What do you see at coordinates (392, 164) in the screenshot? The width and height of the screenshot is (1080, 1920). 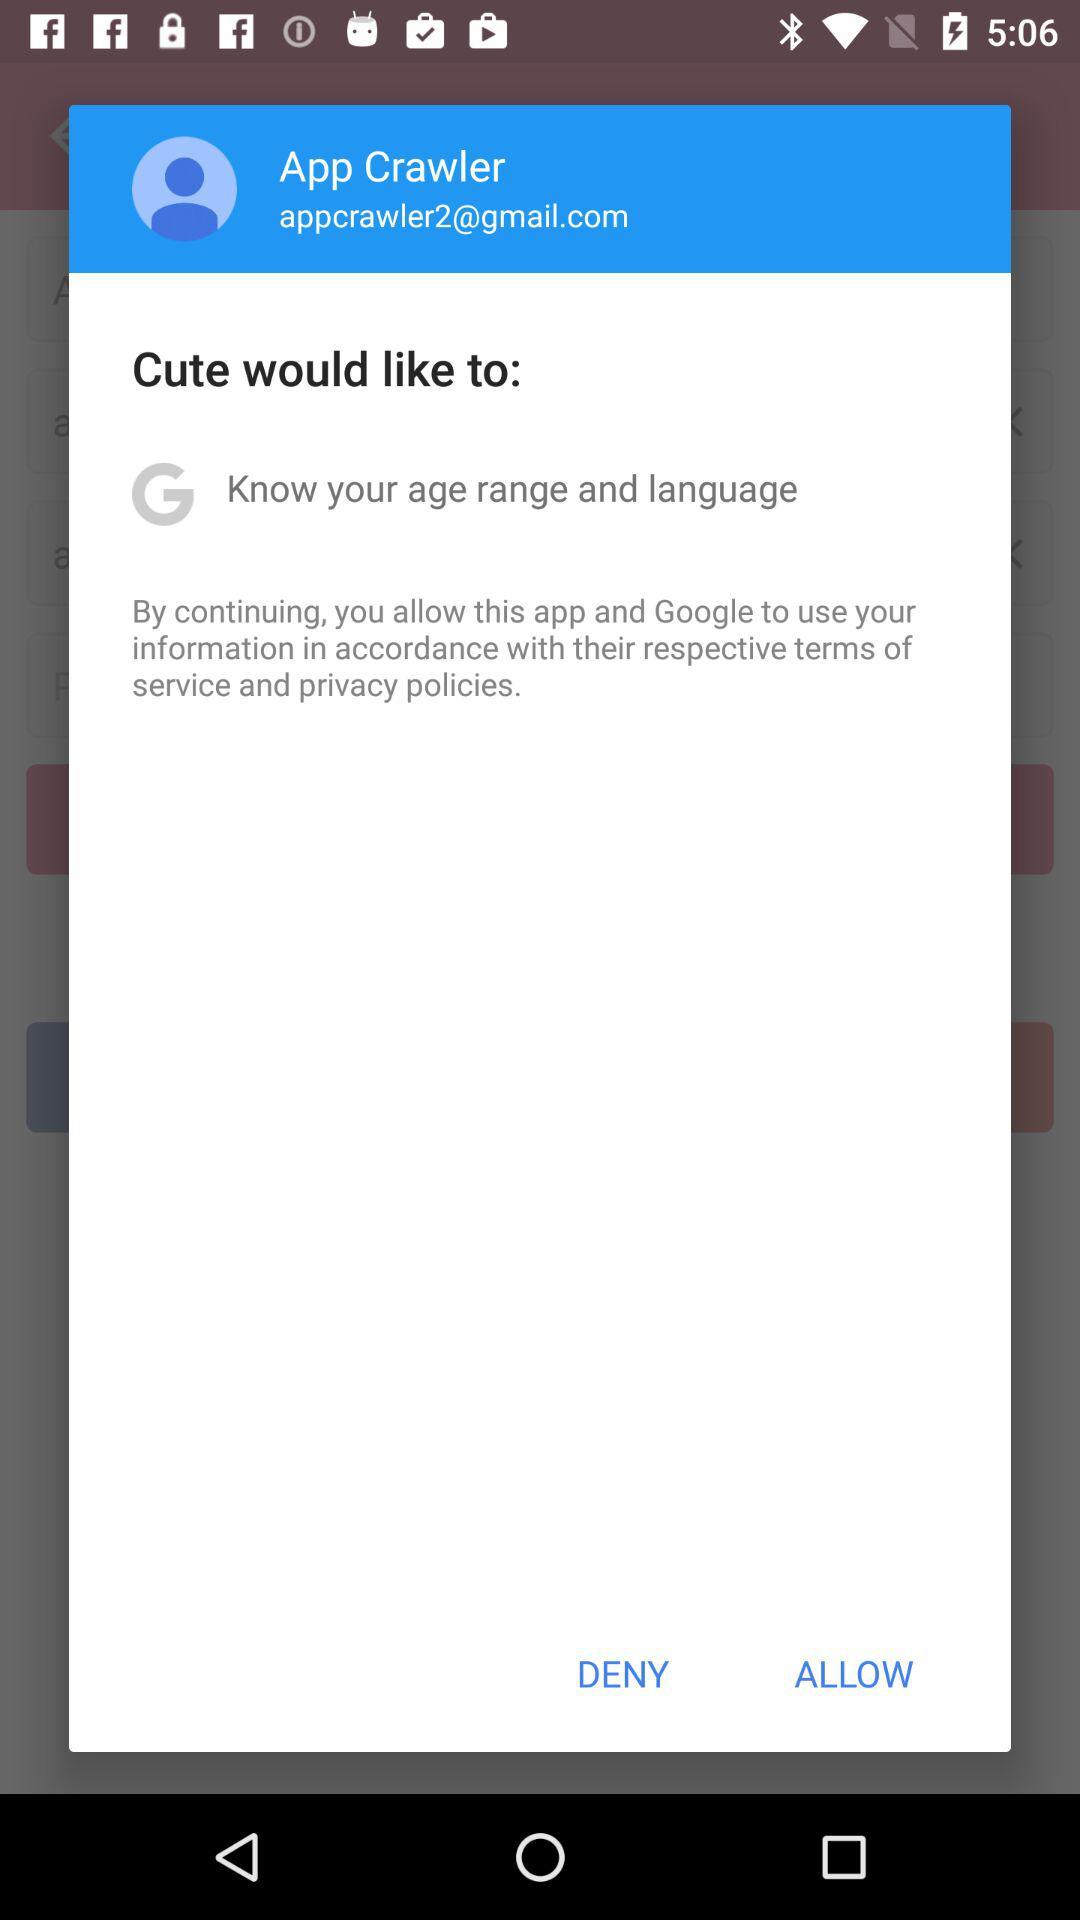 I see `app crawler app` at bounding box center [392, 164].